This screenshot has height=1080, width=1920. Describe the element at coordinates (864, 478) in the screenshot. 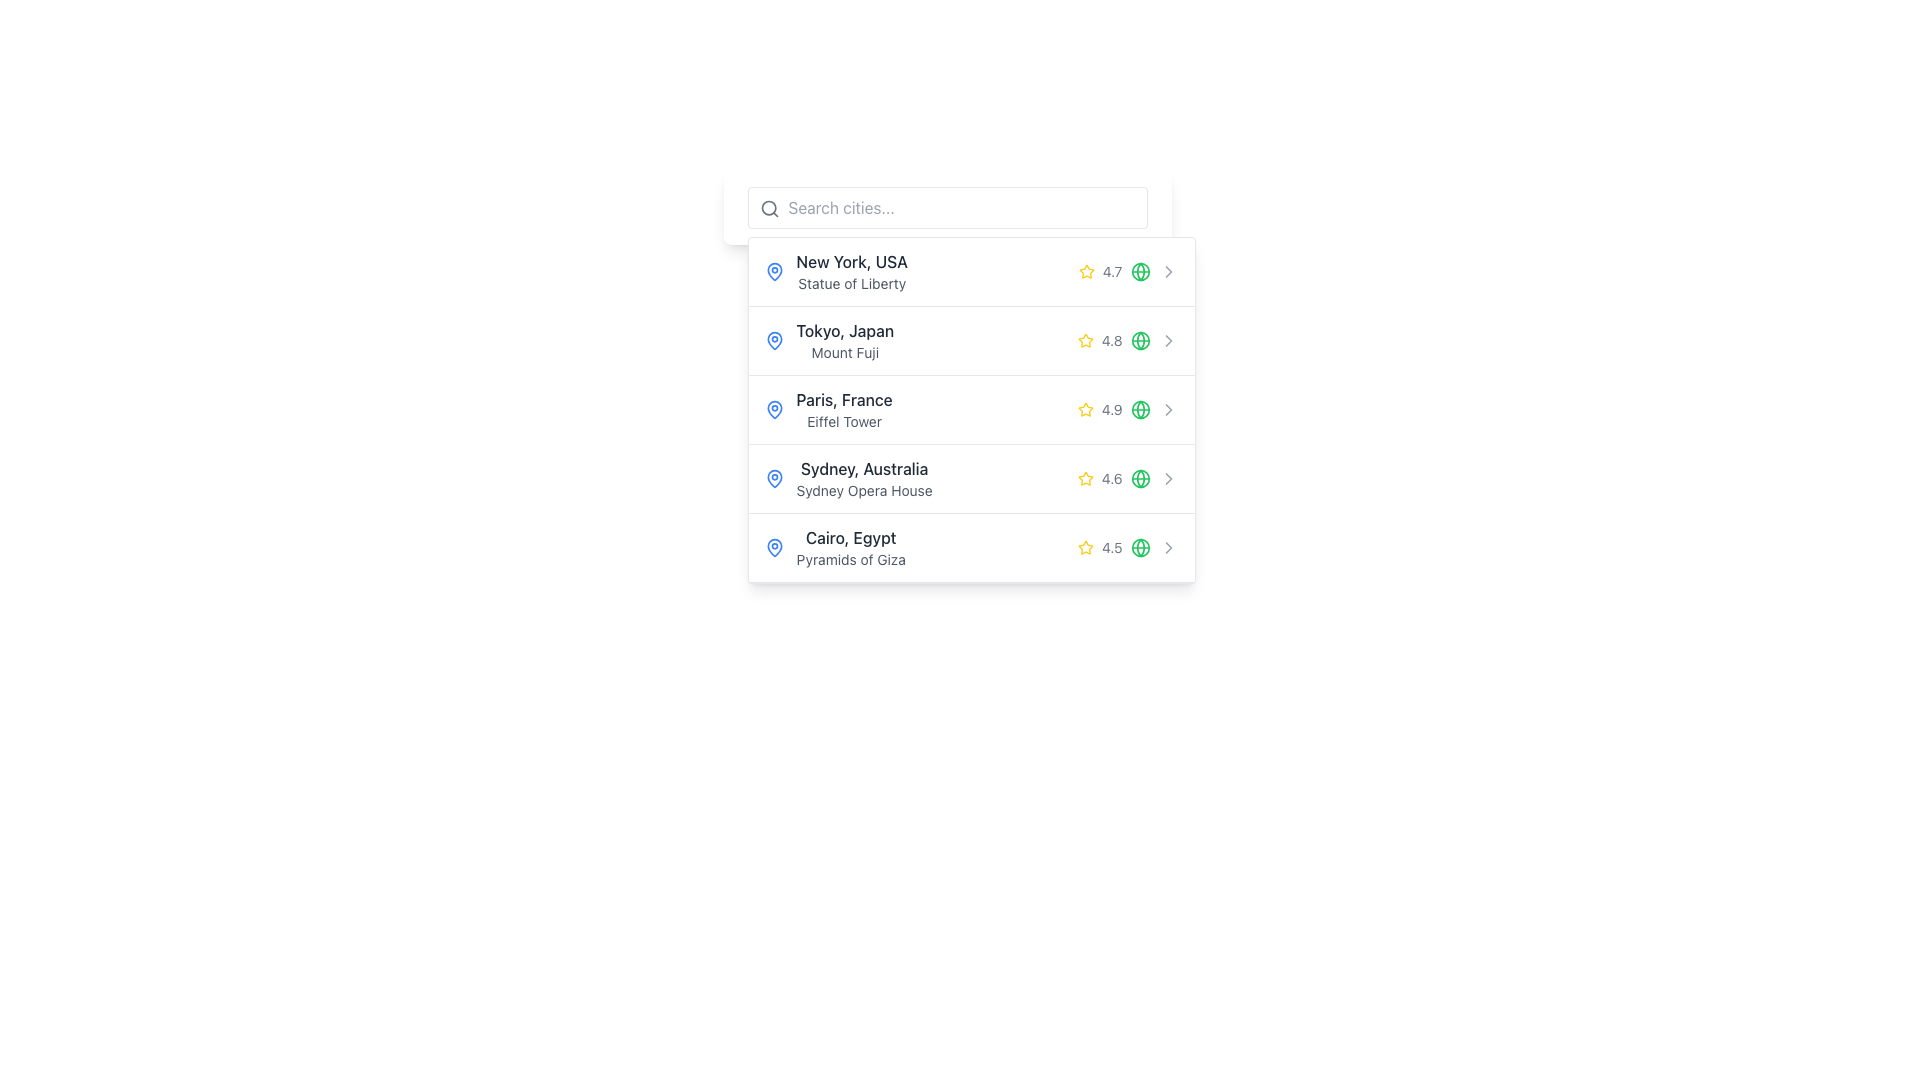

I see `the fourth item in the vertically aligned list of location entries that displays 'Sydney, Australia'` at that location.